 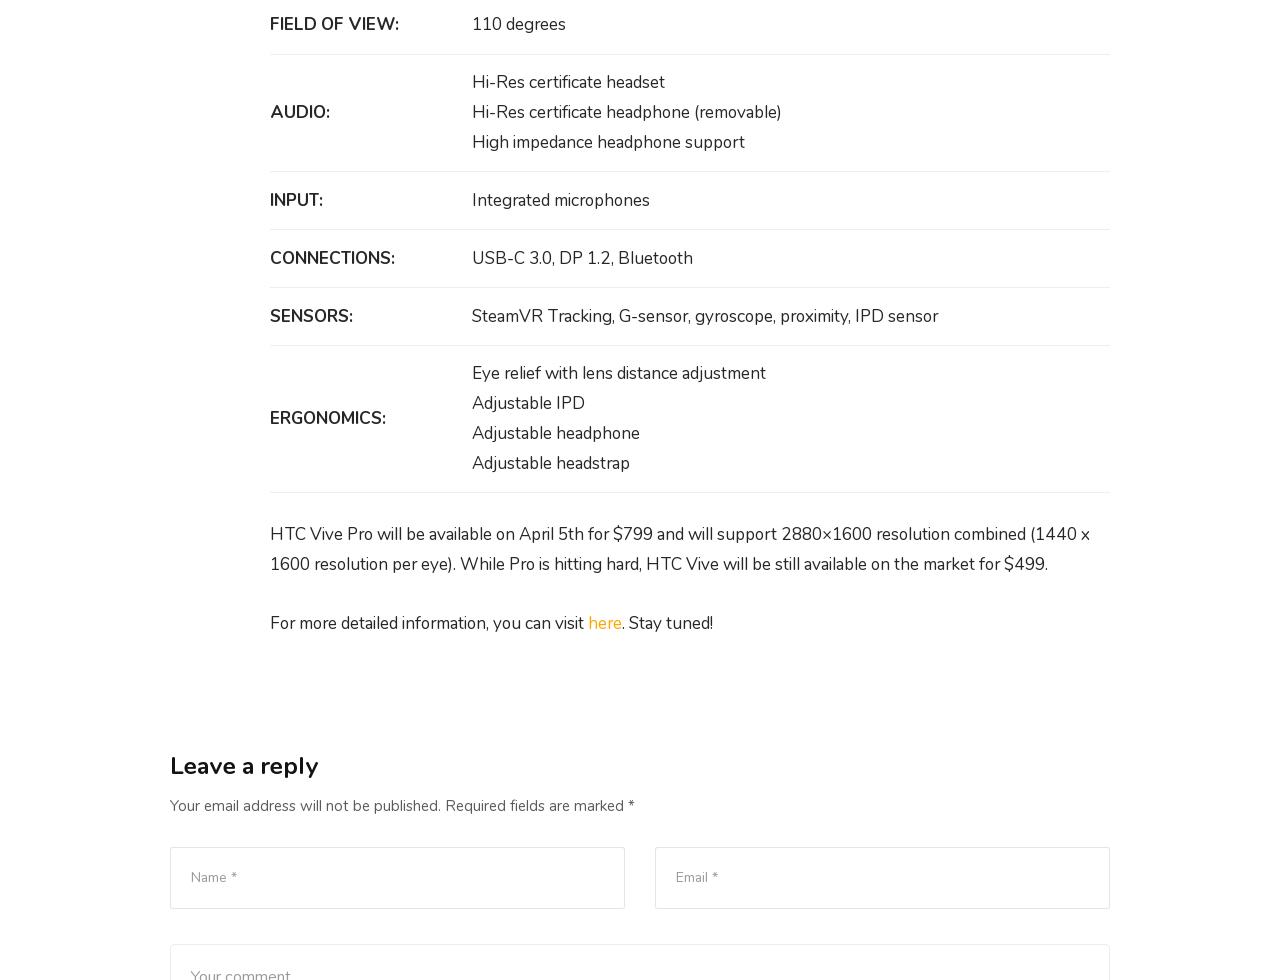 What do you see at coordinates (704, 315) in the screenshot?
I see `'SteamVR Tracking, G-sensor, gyroscope, proximity, IPD sensor'` at bounding box center [704, 315].